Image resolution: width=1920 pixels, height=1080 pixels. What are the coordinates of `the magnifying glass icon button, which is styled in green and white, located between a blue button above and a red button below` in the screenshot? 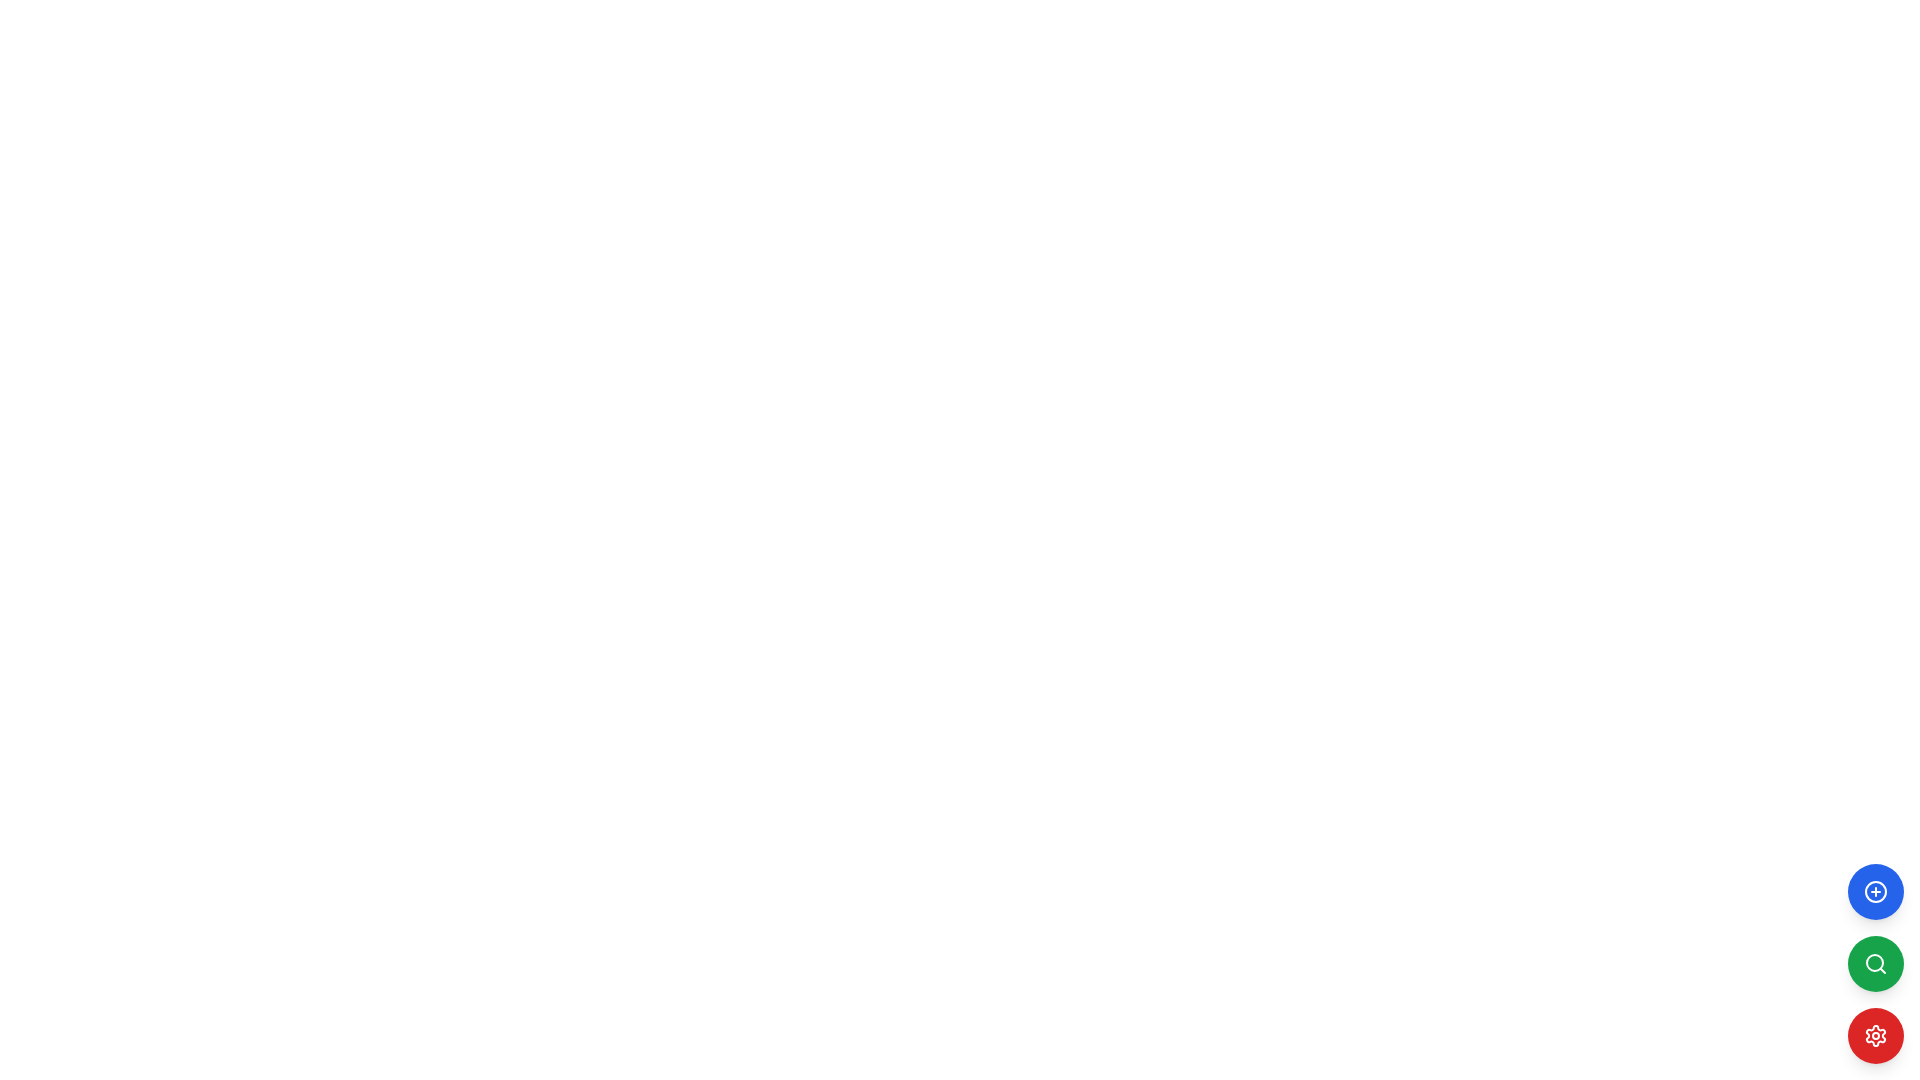 It's located at (1875, 963).